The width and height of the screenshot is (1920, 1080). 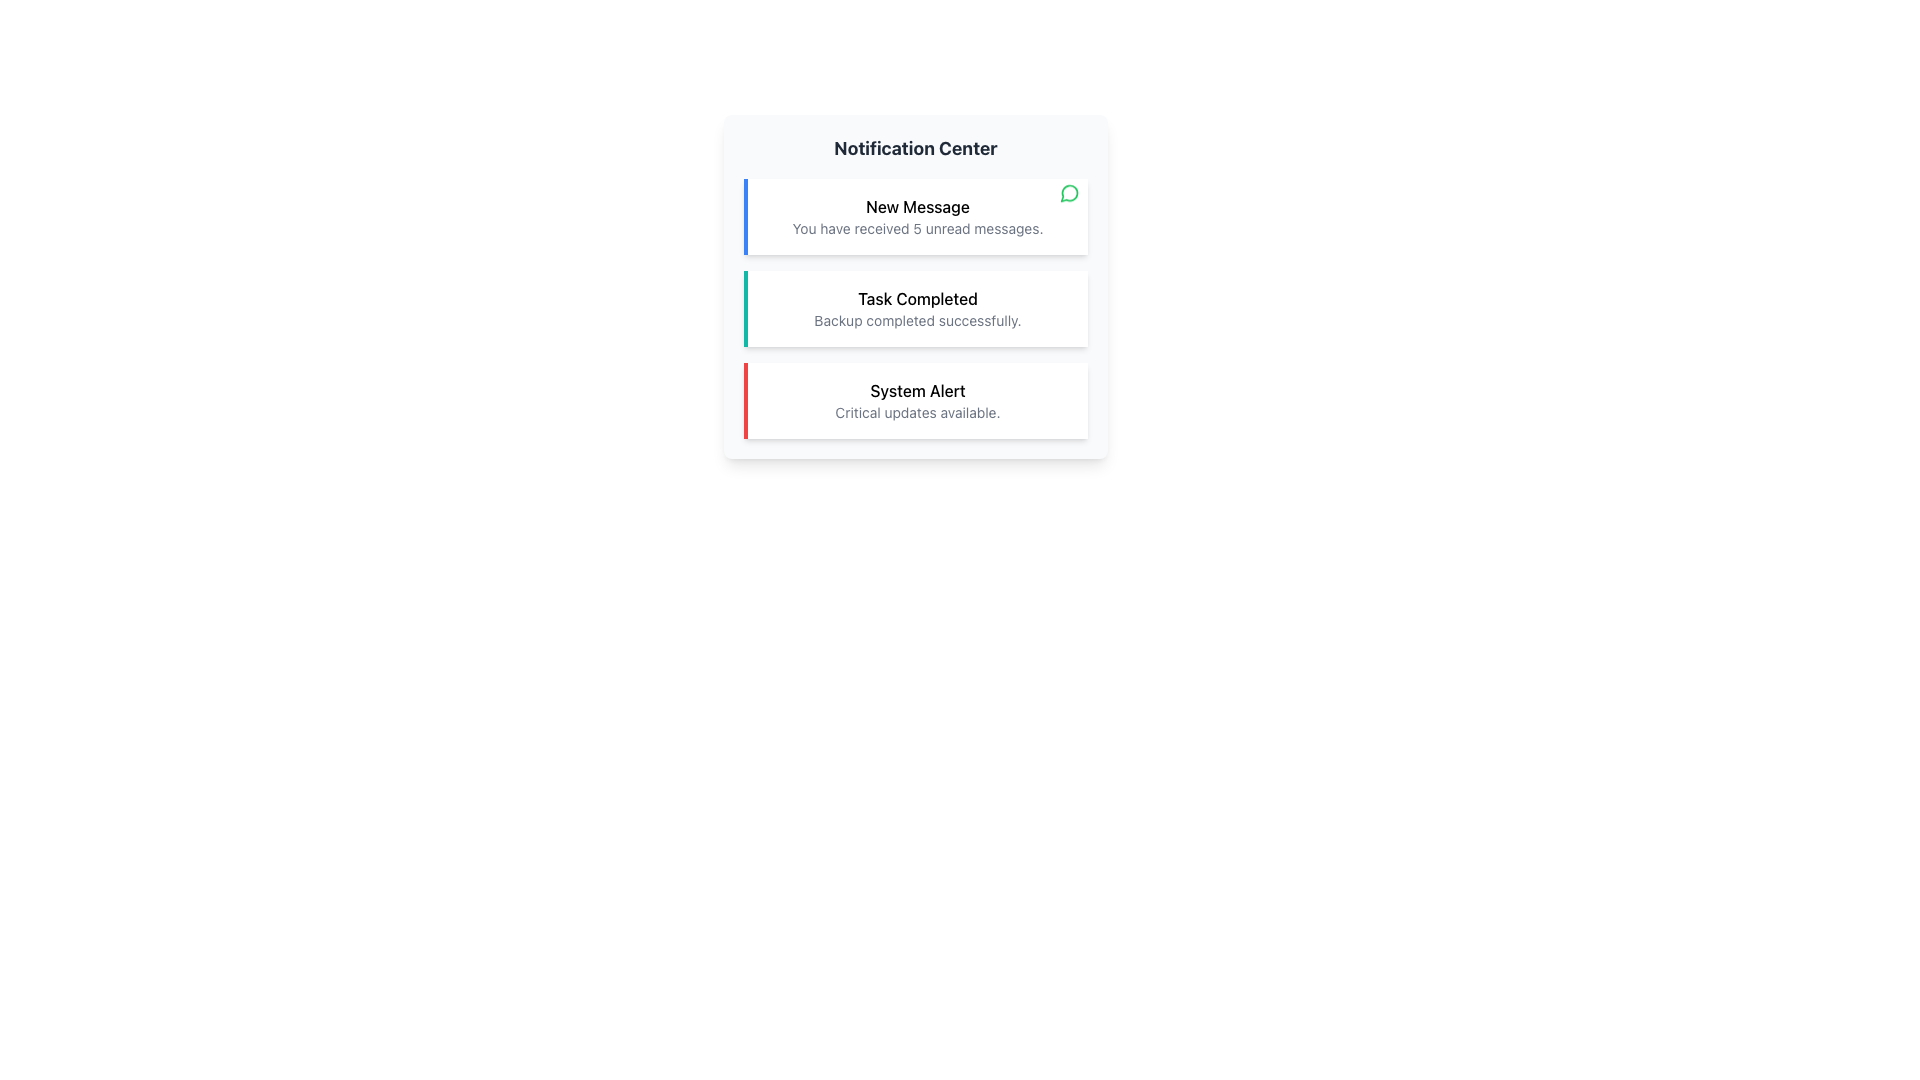 I want to click on the 'Notification Center' text label, which is displayed in bold and centered at the top of the notification panel, so click(x=915, y=148).